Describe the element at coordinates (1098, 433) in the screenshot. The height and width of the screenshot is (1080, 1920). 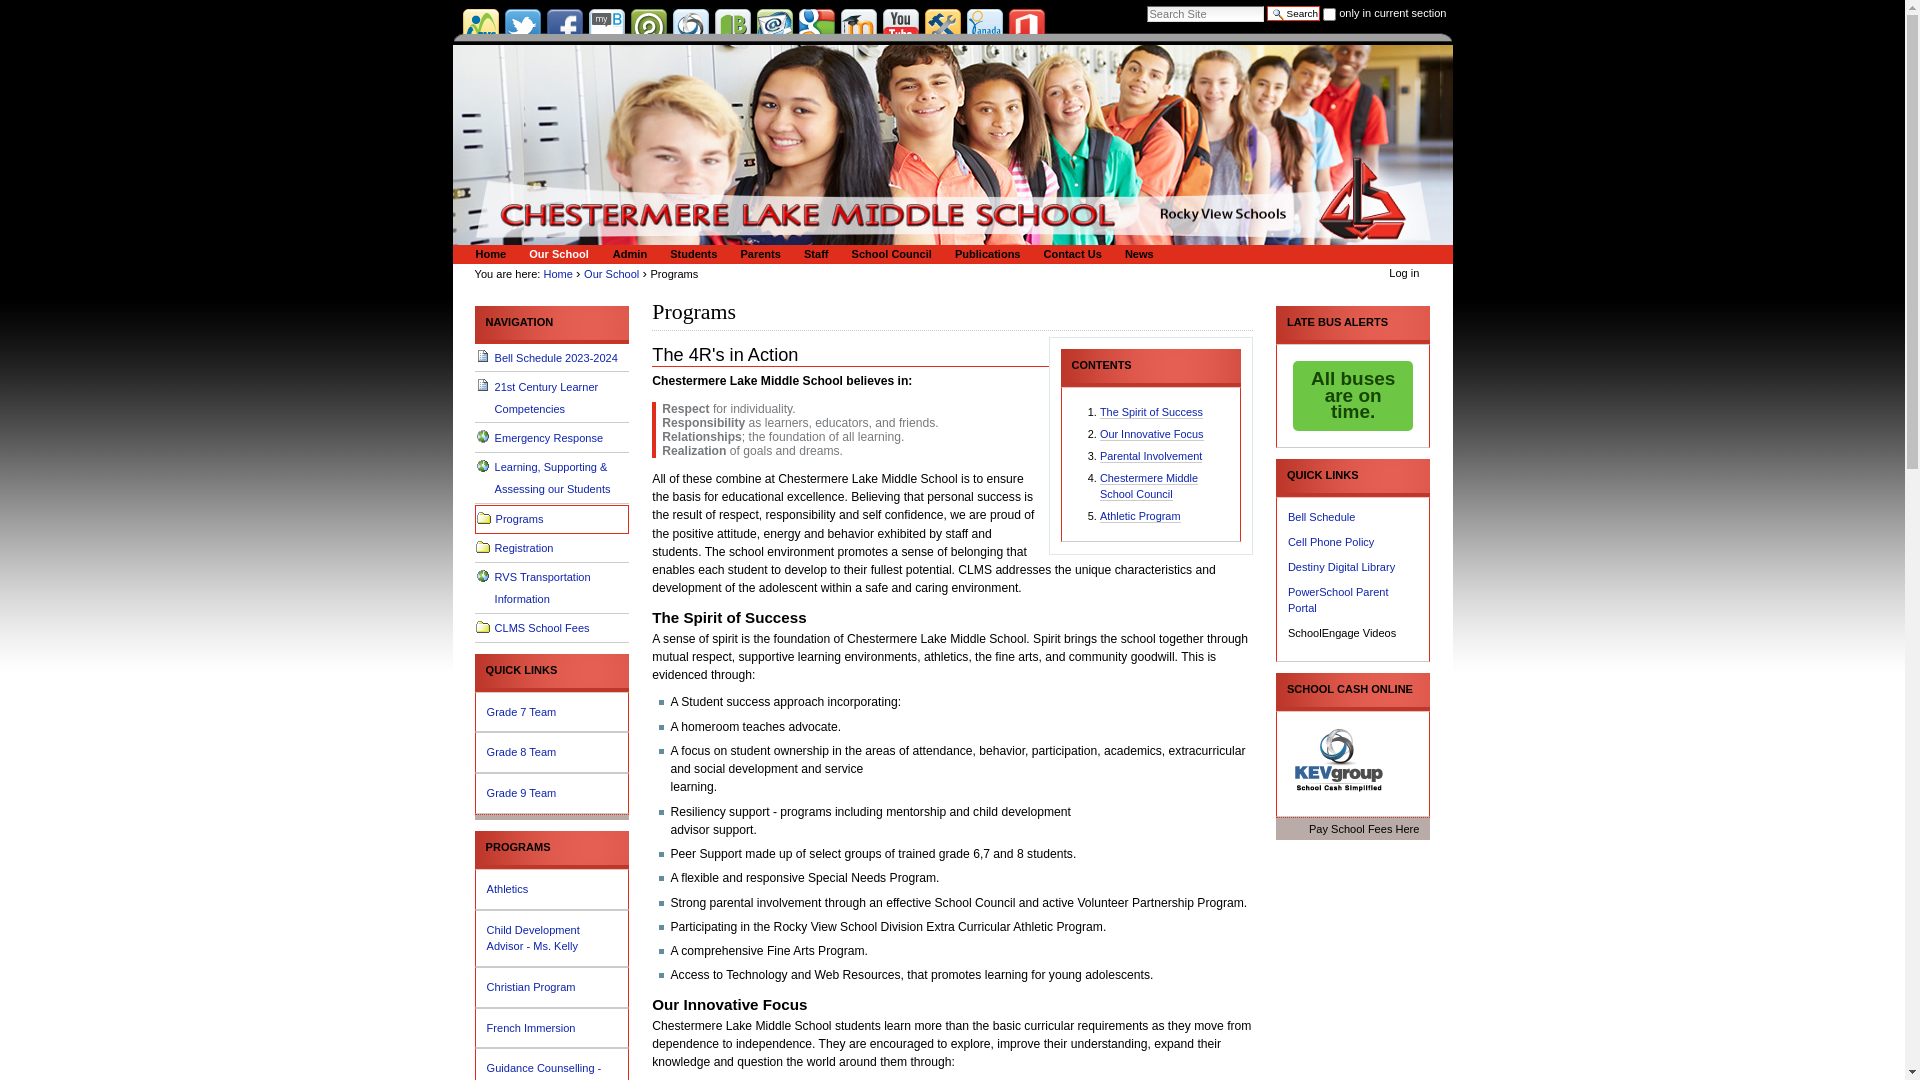
I see `'Our Innovative Focus'` at that location.